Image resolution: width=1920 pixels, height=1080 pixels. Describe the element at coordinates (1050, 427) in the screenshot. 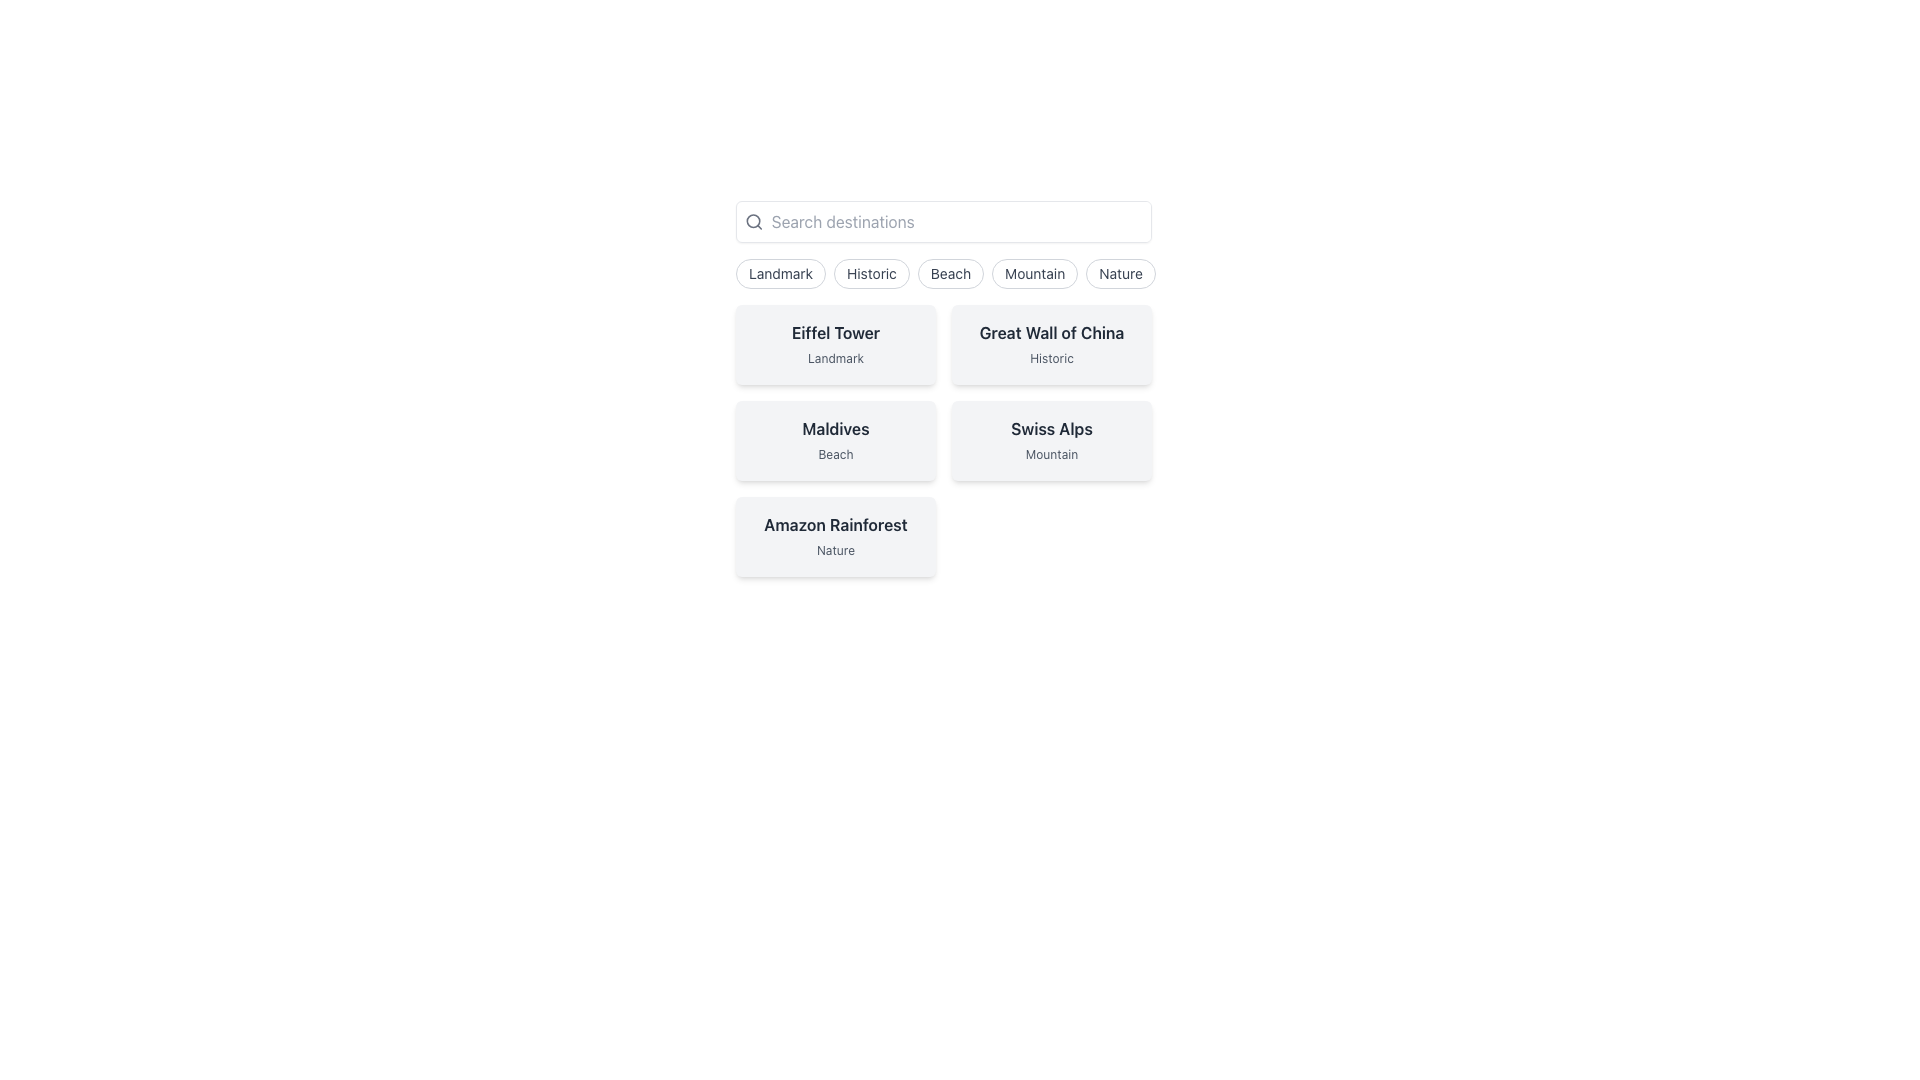

I see `title text label displaying 'Swiss Alps' which is part of a card layout in the second column of the grid` at that location.